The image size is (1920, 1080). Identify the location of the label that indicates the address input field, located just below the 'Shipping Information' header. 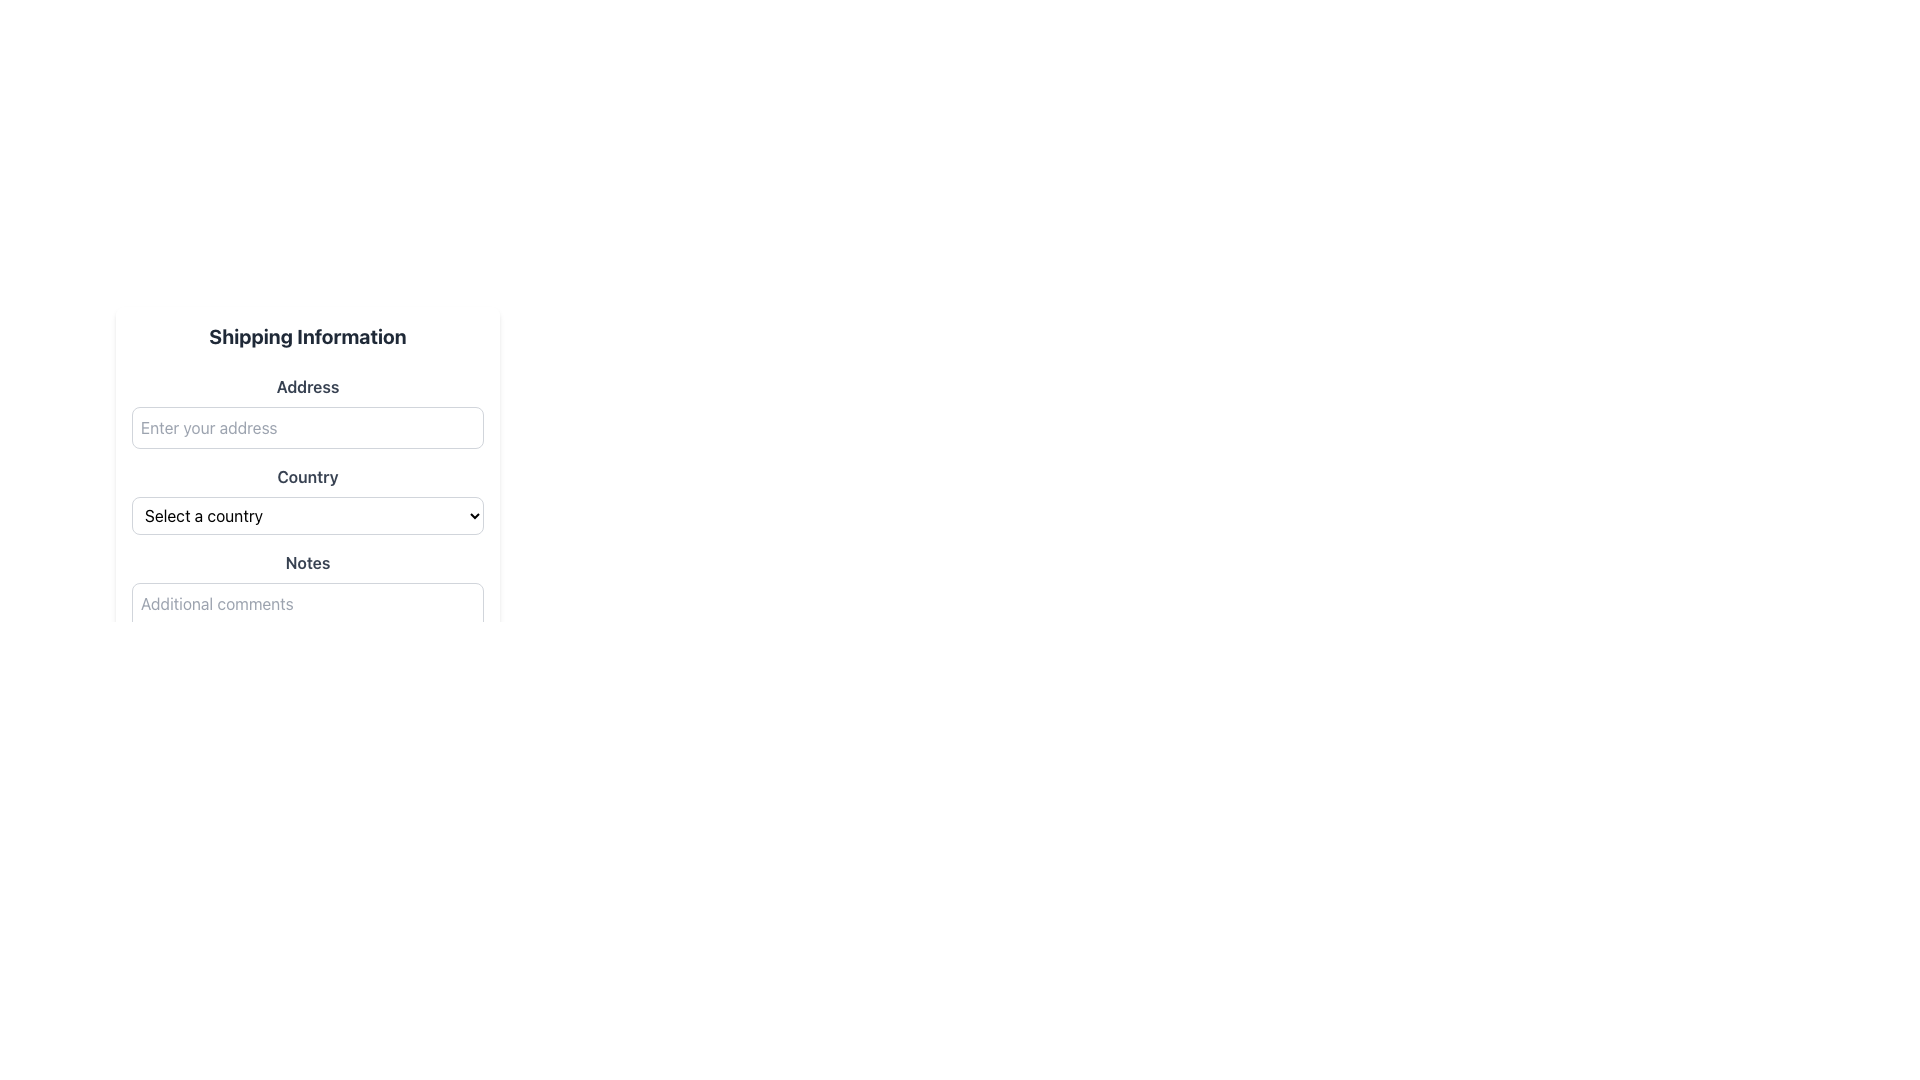
(306, 386).